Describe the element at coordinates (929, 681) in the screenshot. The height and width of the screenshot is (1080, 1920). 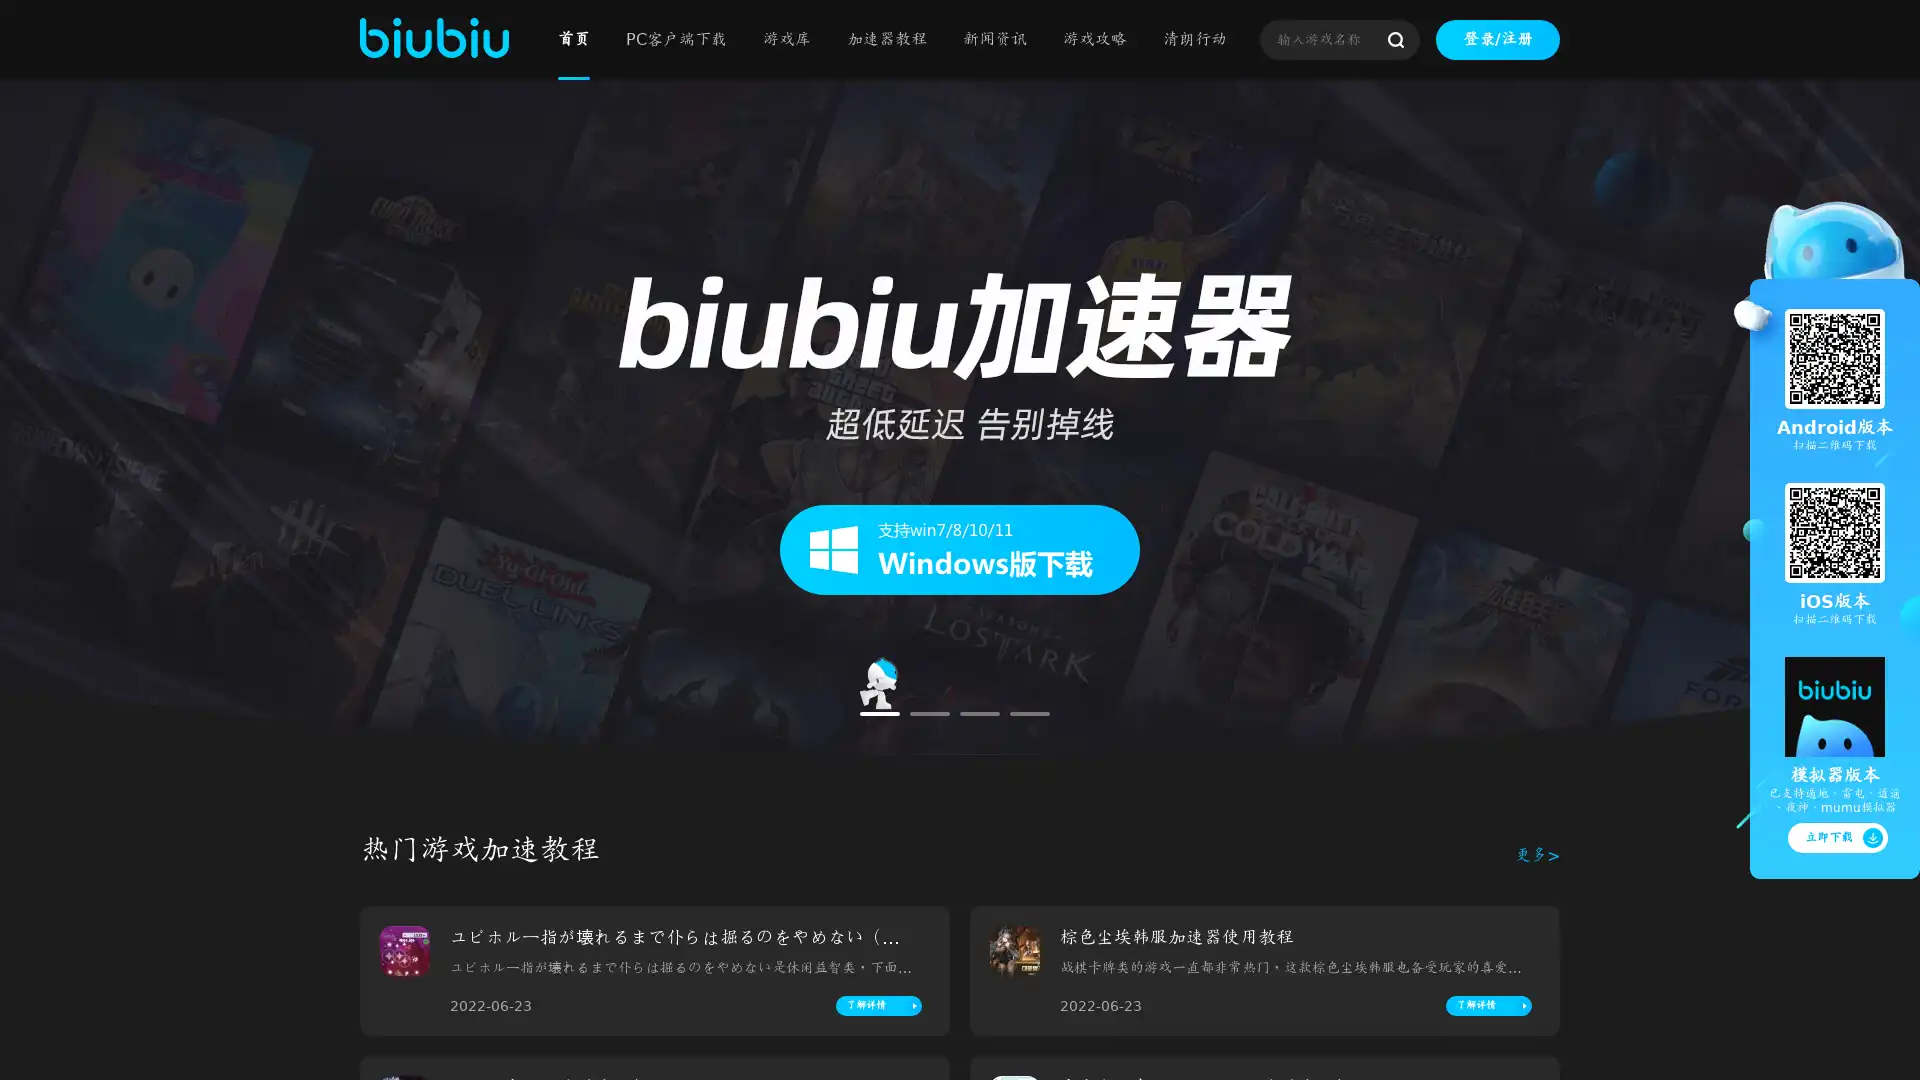
I see `Go to slide 2` at that location.